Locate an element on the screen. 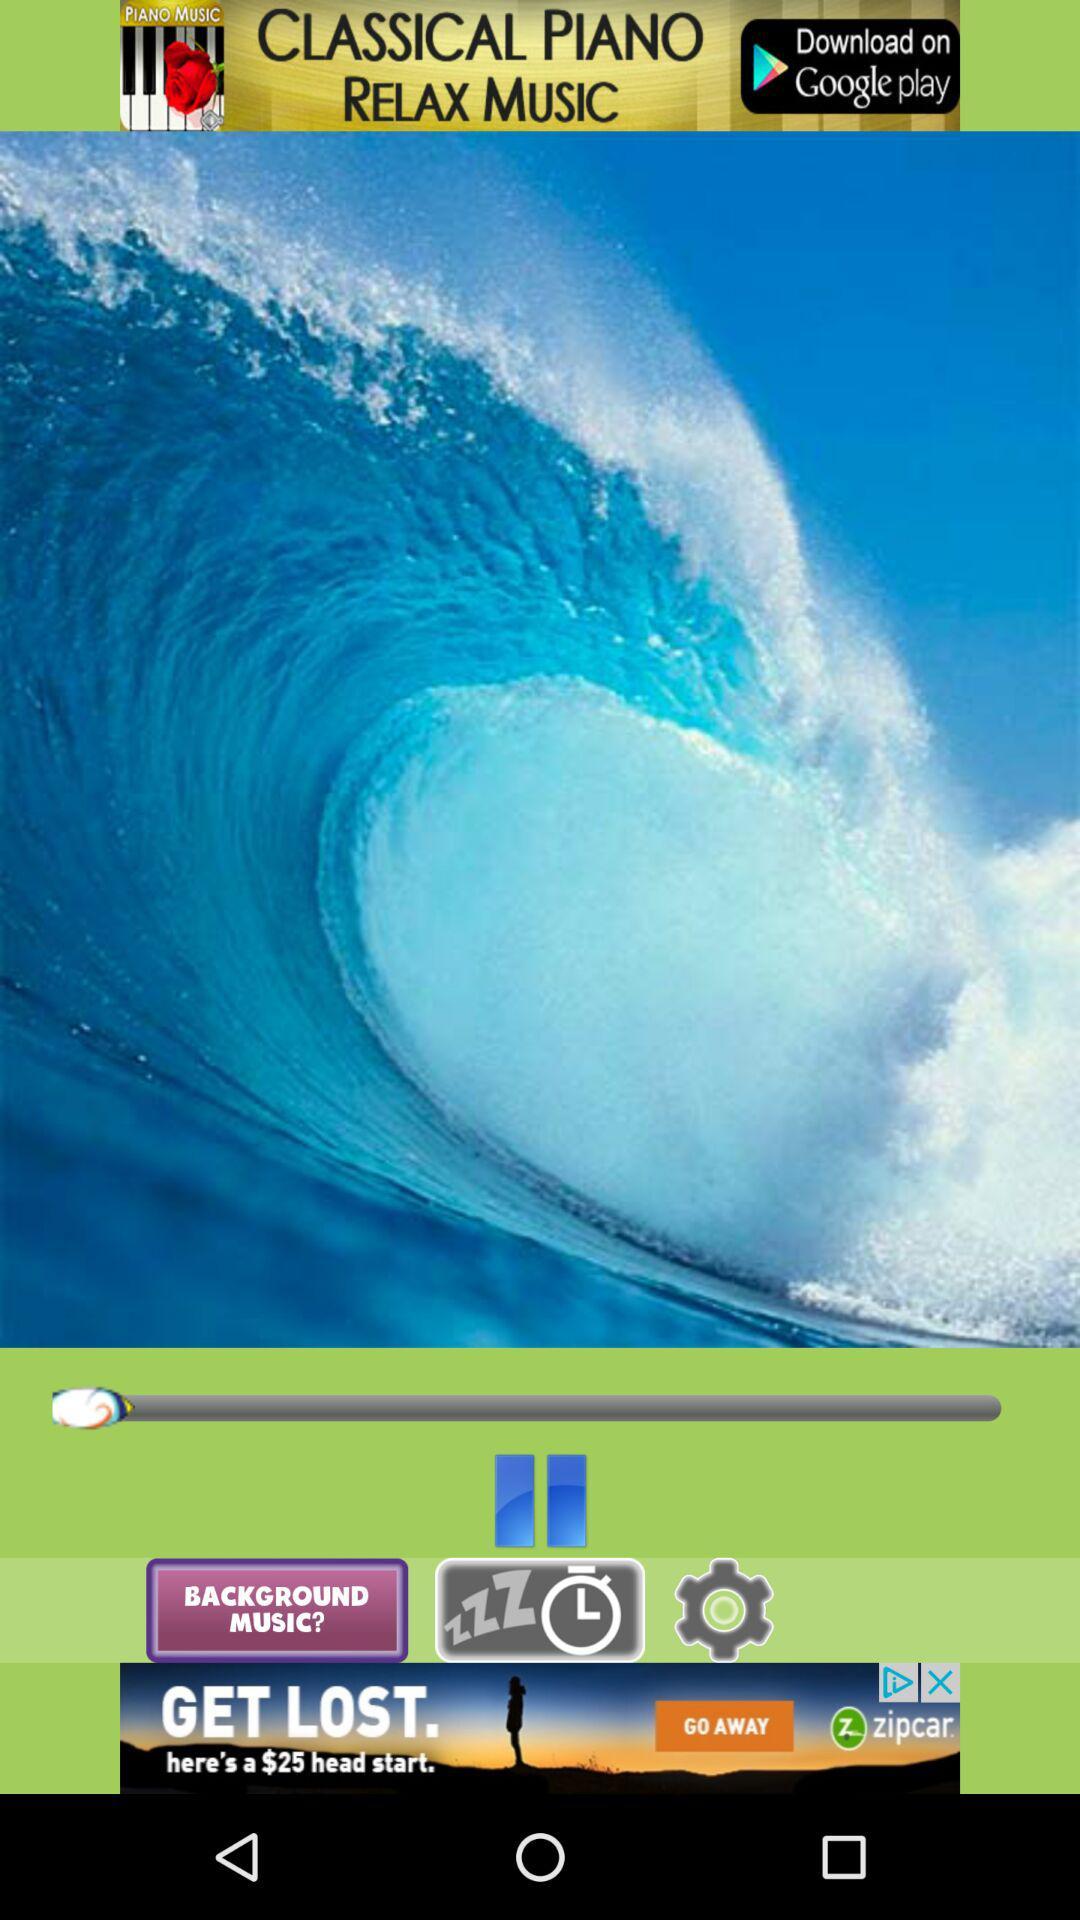 Image resolution: width=1080 pixels, height=1920 pixels. snooze timer option is located at coordinates (540, 1610).